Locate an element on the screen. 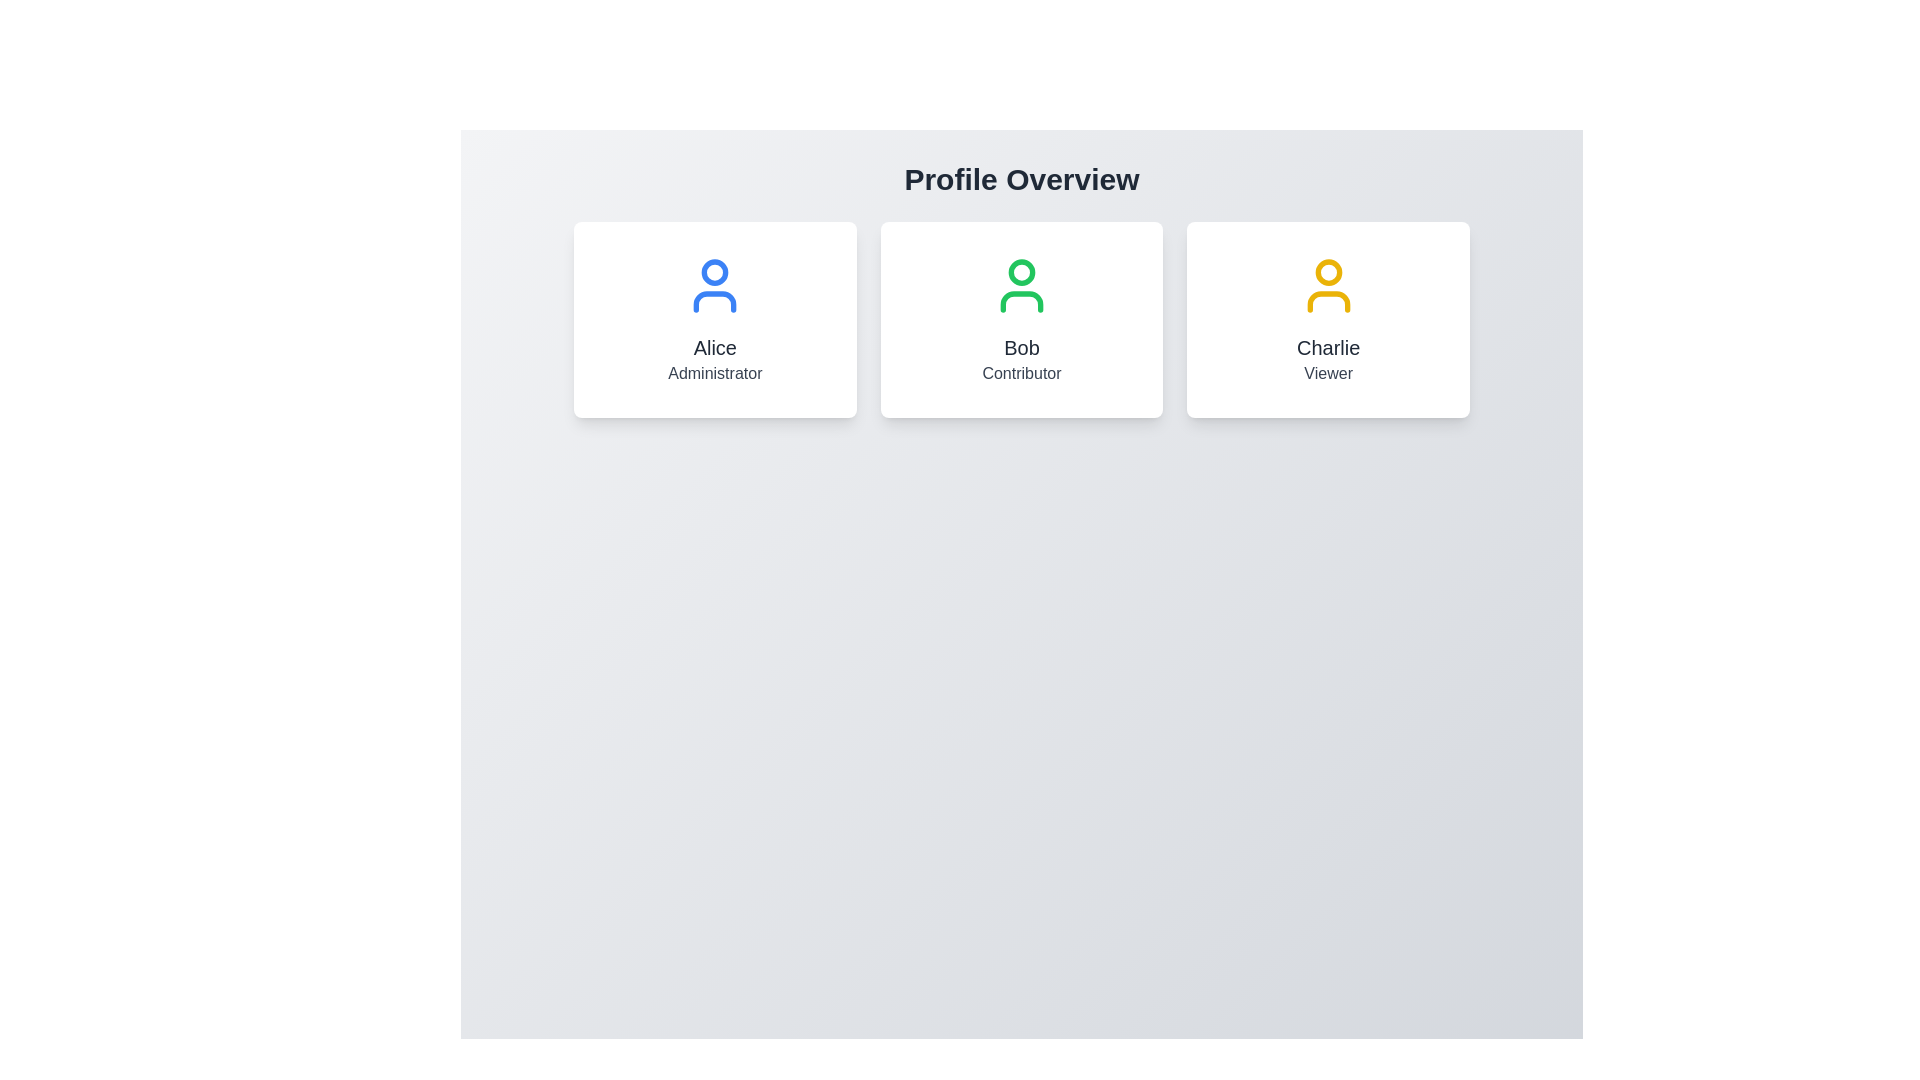 This screenshot has width=1920, height=1080. the Profile Card for user Alice, which displays their name and role as 'Administrator'. This card is located is located at coordinates (715, 319).